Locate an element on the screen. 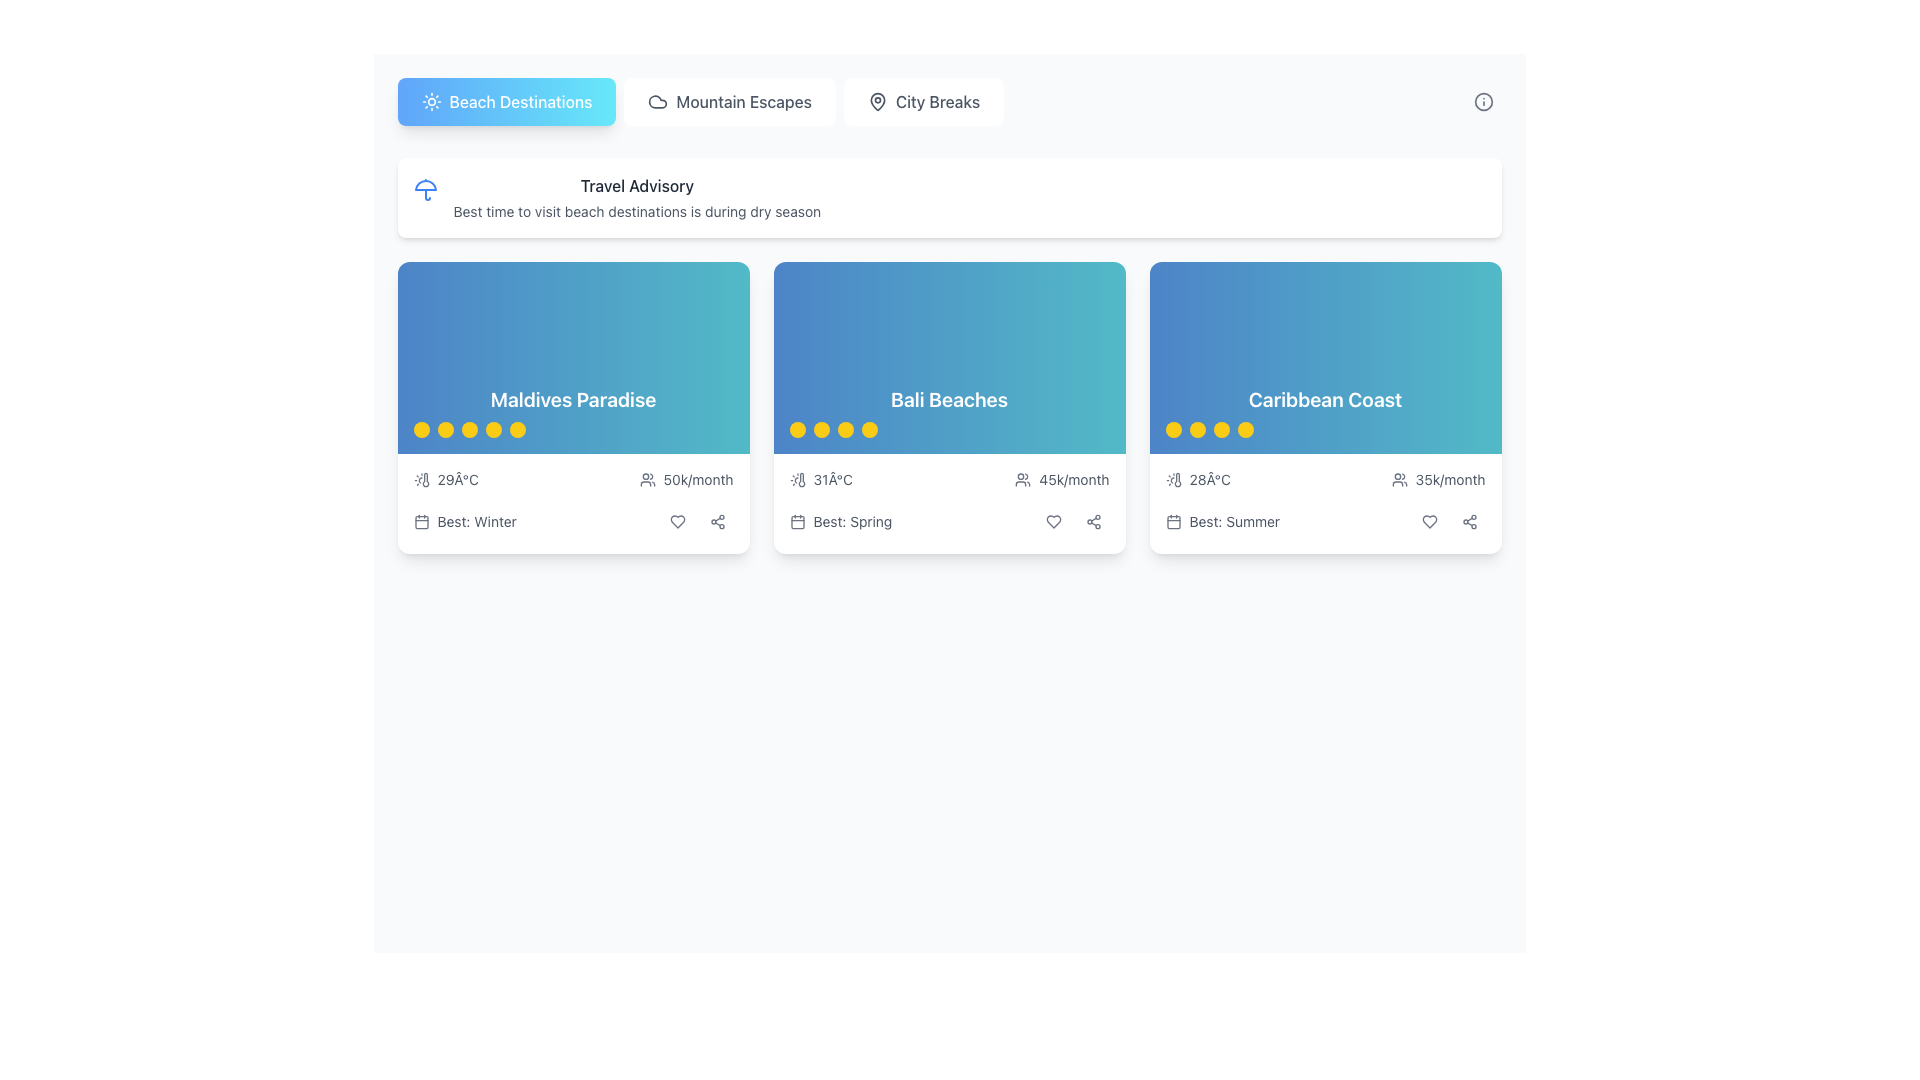 The width and height of the screenshot is (1920, 1080). the circular share button with a triangular icon located at the bottom-right corner of the third card in the row of destination cards is located at coordinates (717, 520).